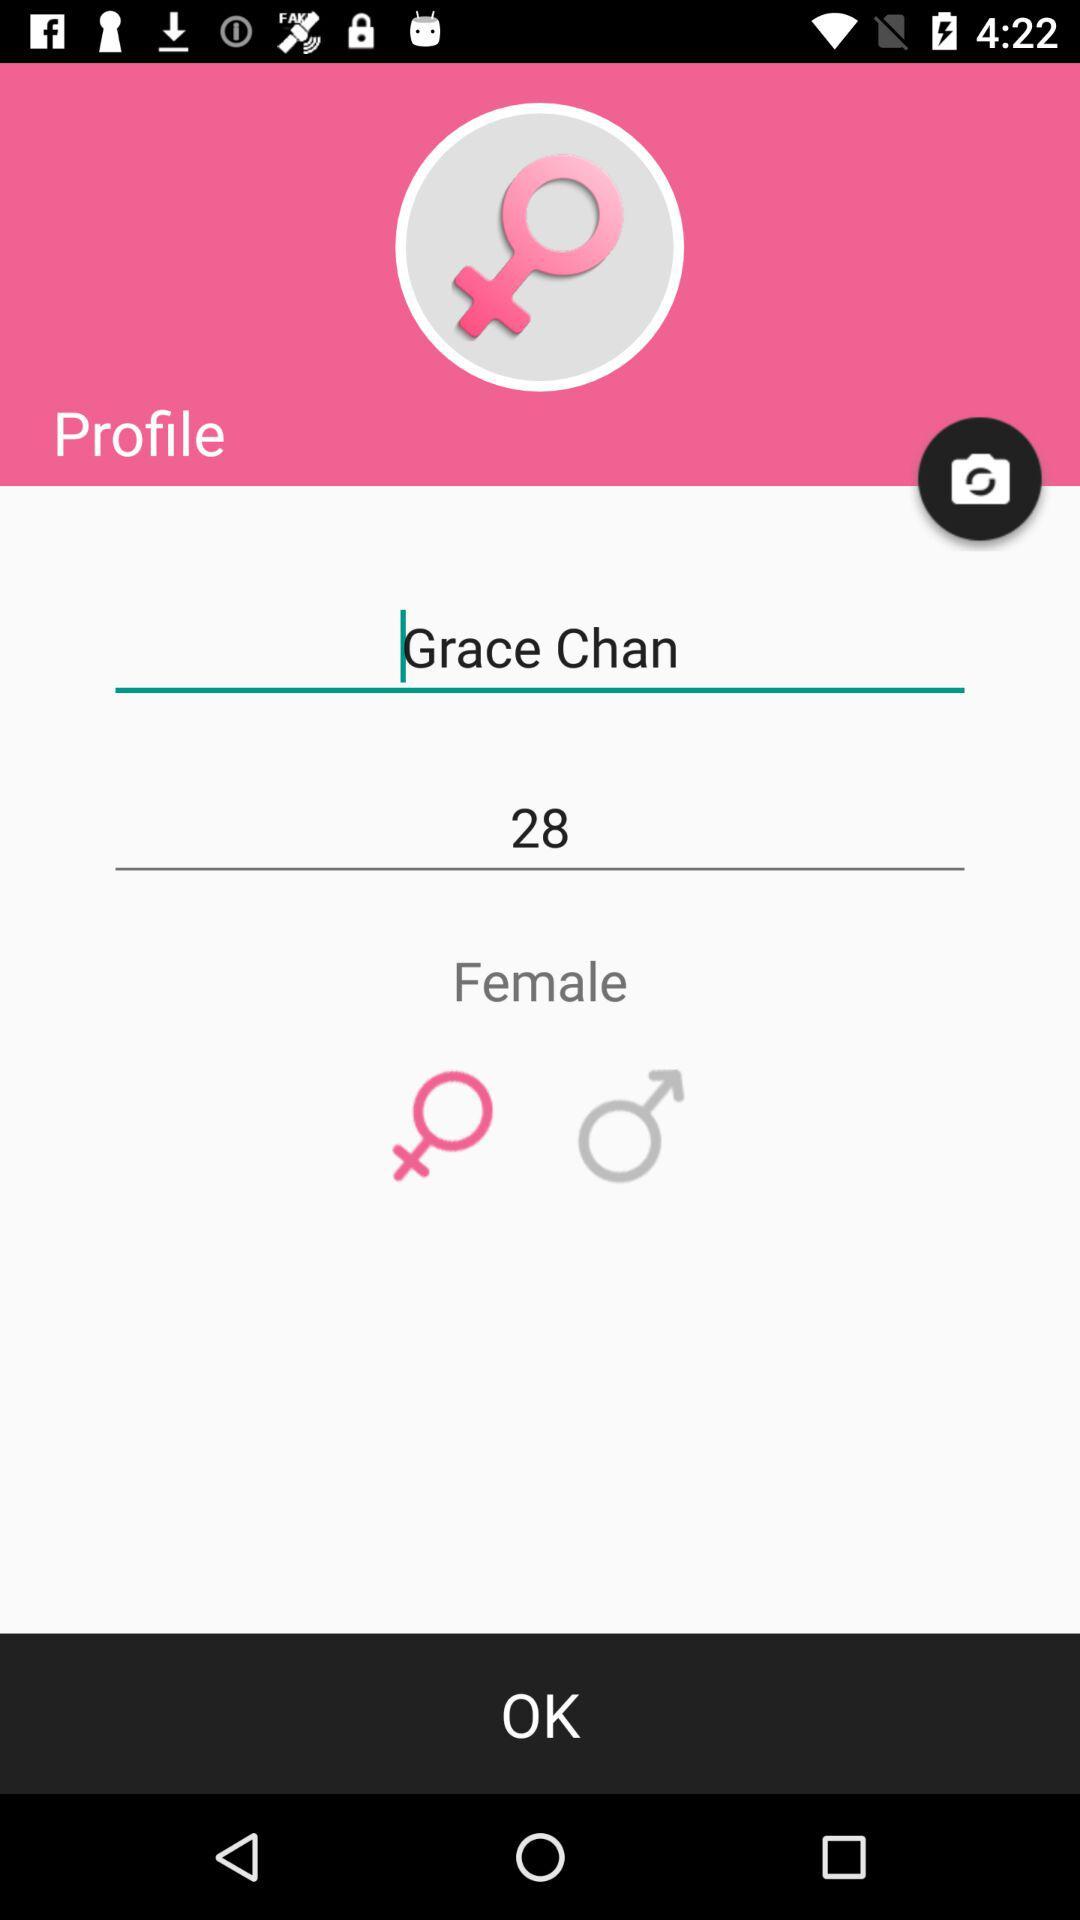  Describe the element at coordinates (632, 1127) in the screenshot. I see `male option` at that location.